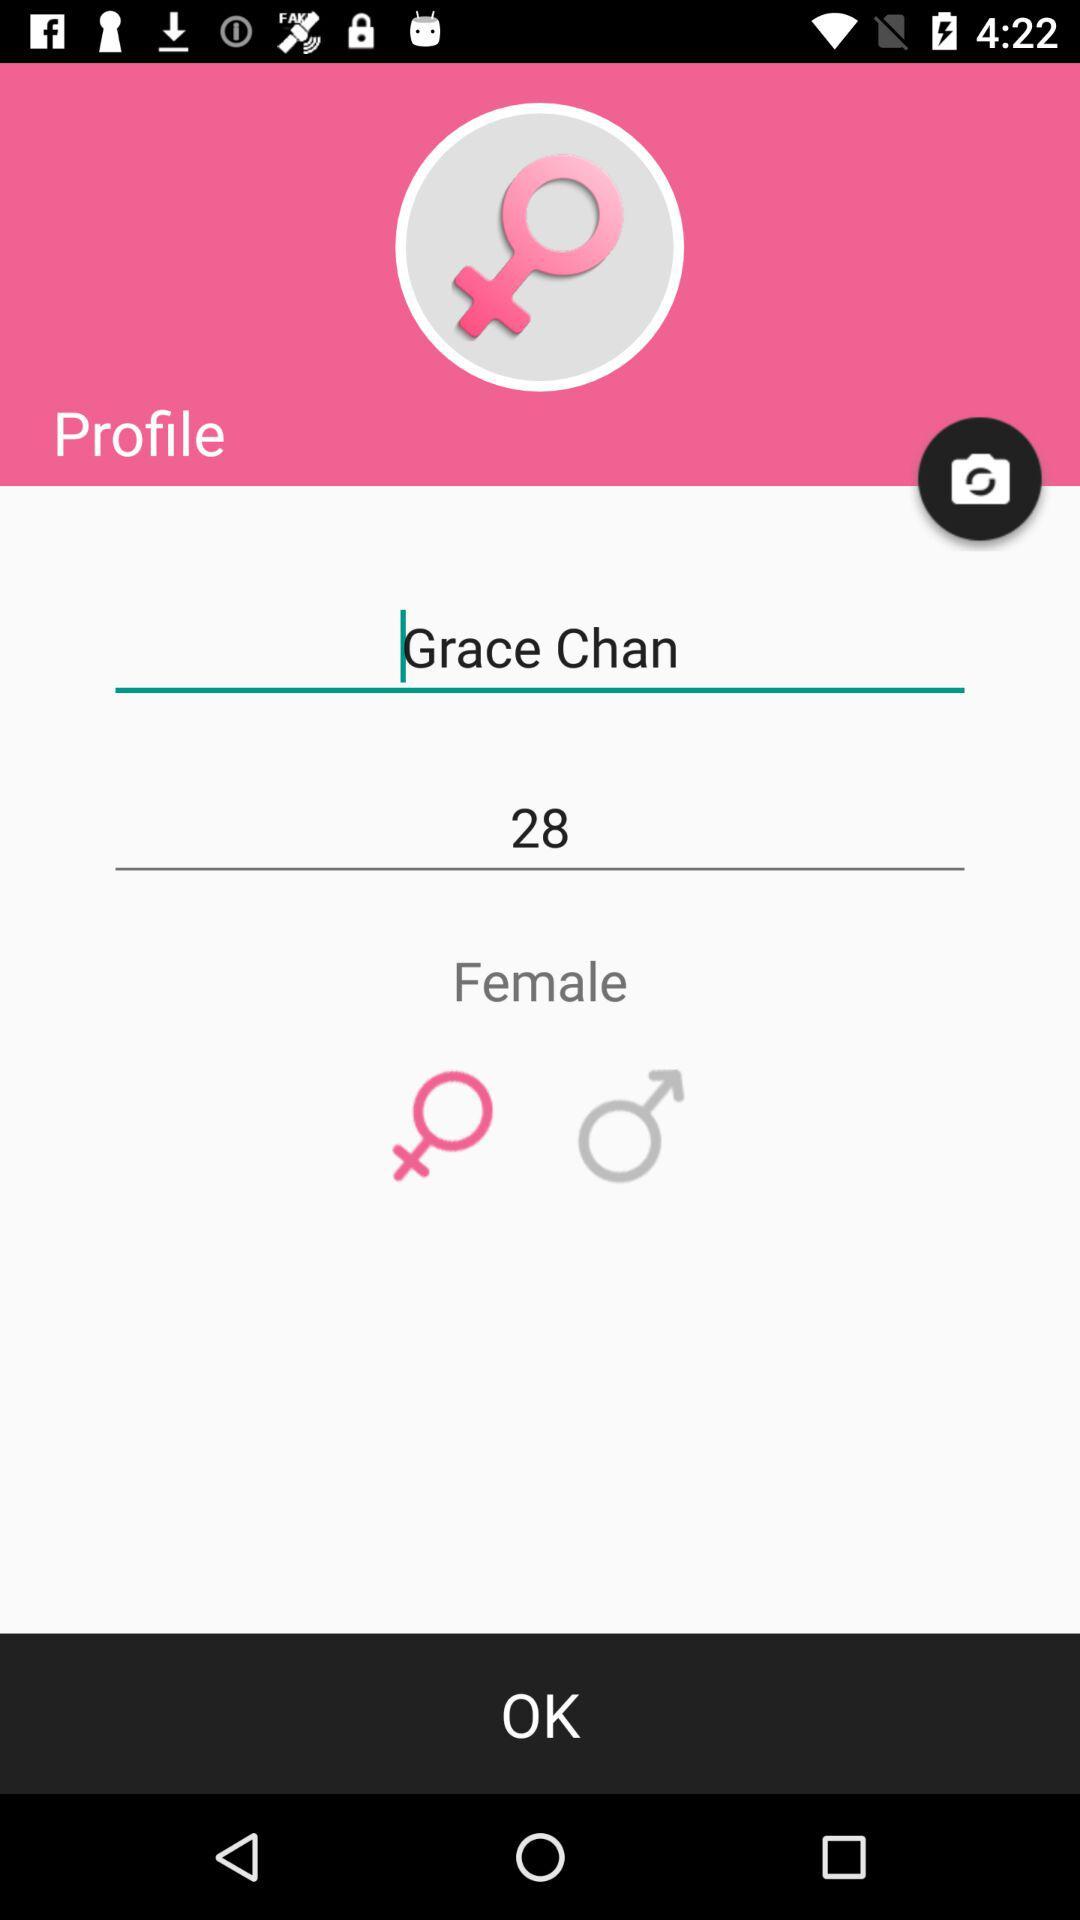  Describe the element at coordinates (632, 1127) in the screenshot. I see `male option` at that location.